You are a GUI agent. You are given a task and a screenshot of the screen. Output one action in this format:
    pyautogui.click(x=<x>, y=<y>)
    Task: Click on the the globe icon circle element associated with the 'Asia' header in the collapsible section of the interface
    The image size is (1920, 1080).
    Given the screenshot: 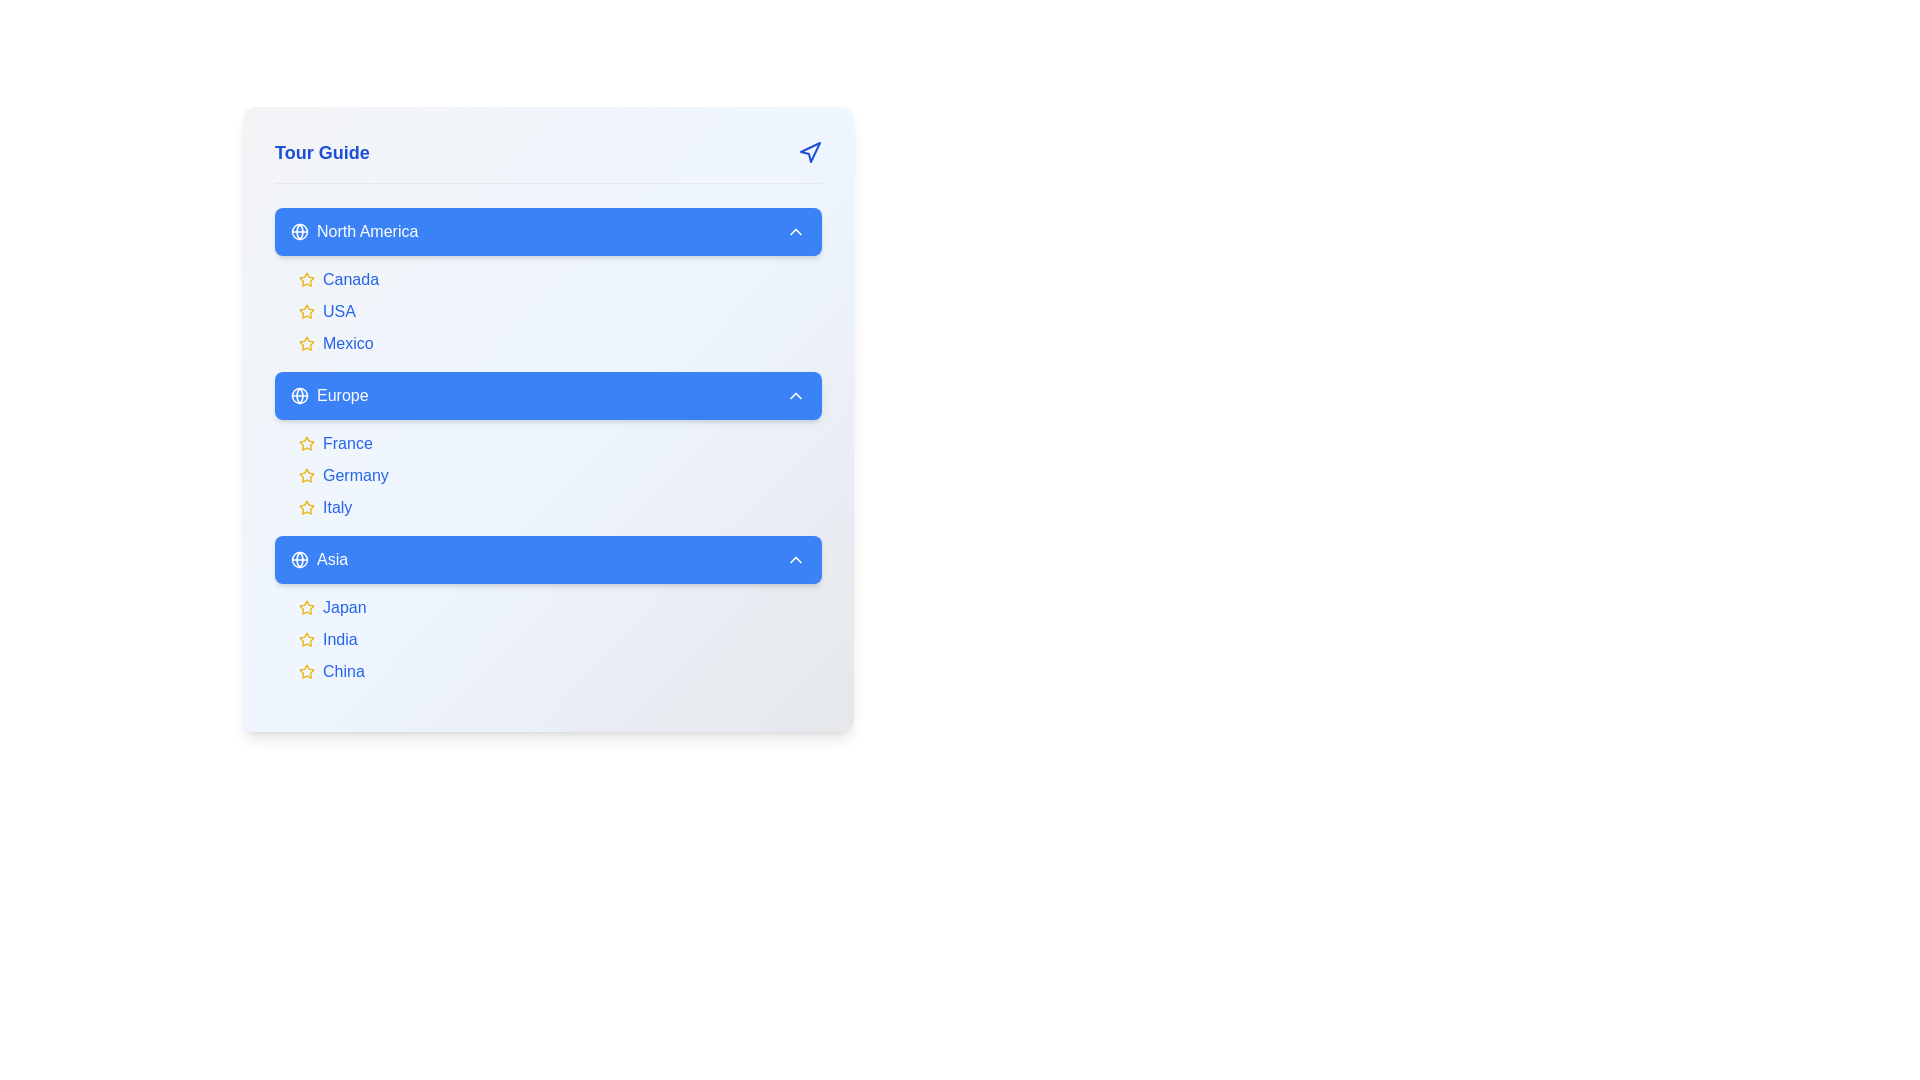 What is the action you would take?
    pyautogui.click(x=298, y=559)
    